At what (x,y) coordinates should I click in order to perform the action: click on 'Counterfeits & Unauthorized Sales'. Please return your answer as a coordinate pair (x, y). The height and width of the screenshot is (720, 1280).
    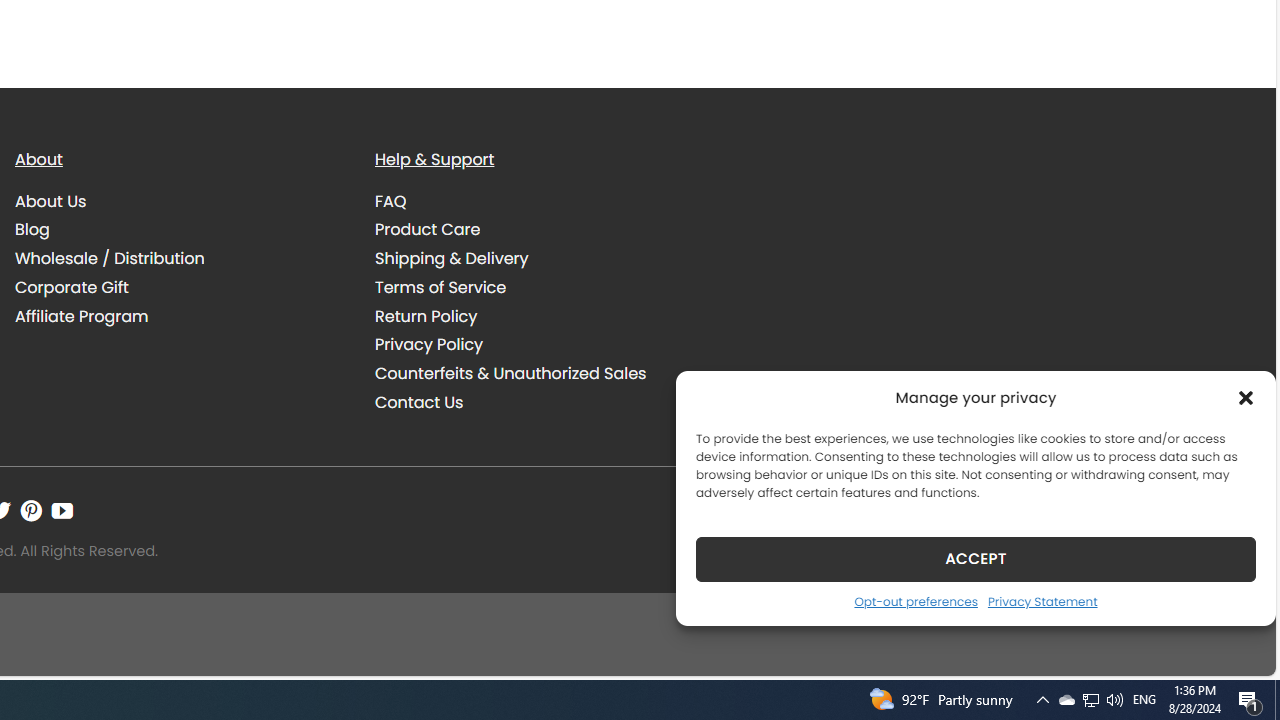
    Looking at the image, I should click on (510, 374).